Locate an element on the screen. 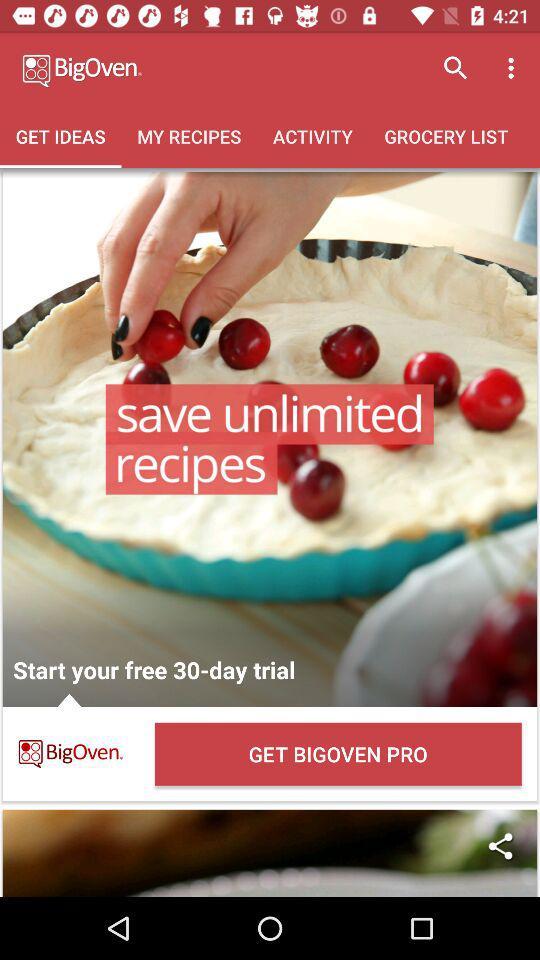 The width and height of the screenshot is (540, 960). open the selection is located at coordinates (270, 439).